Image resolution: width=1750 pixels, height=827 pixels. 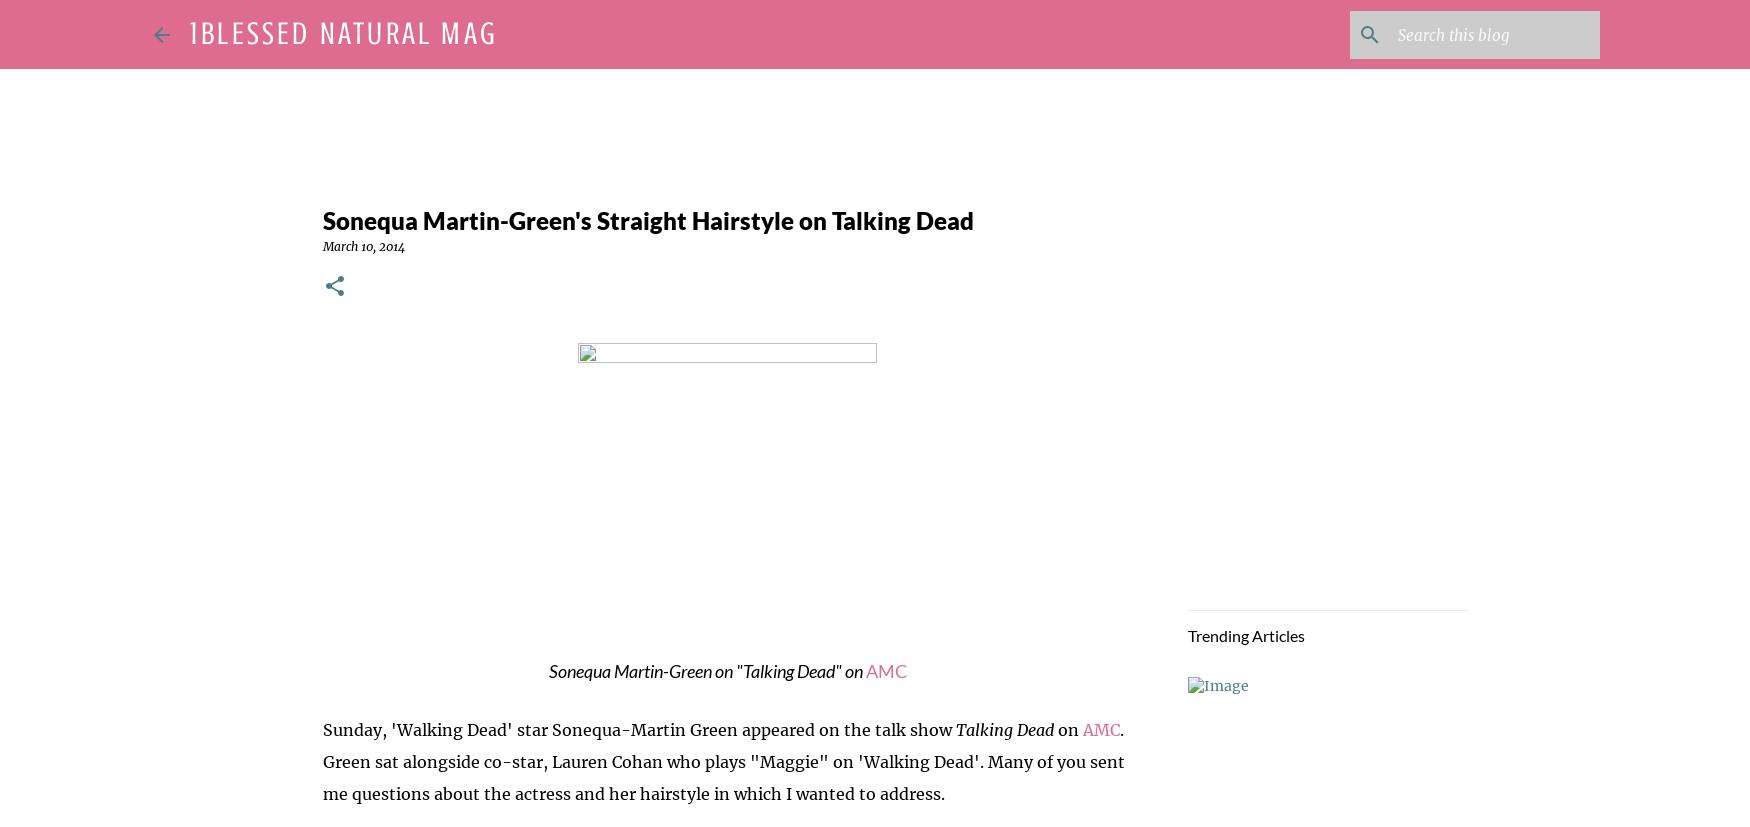 I want to click on '1Blessed Natural Mag', so click(x=344, y=32).